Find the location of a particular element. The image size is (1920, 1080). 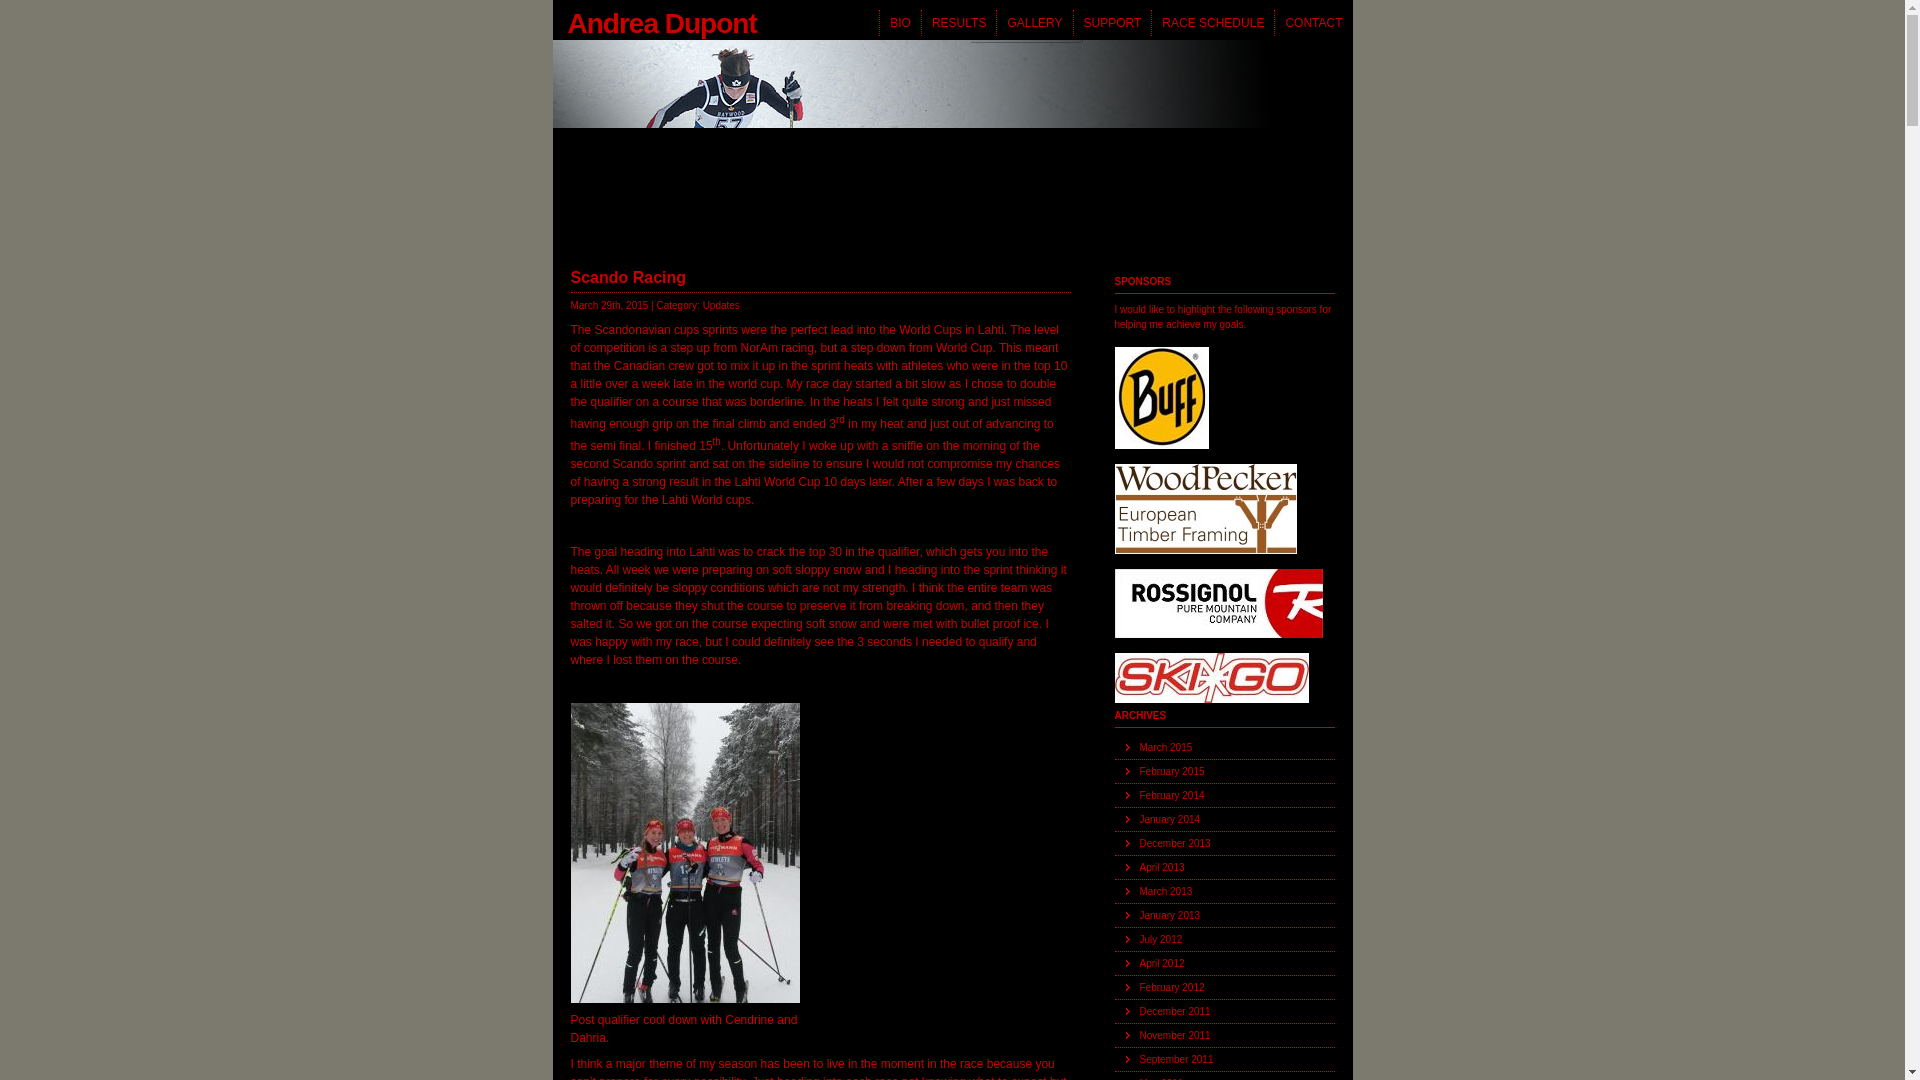

'July 2012' is located at coordinates (1223, 940).